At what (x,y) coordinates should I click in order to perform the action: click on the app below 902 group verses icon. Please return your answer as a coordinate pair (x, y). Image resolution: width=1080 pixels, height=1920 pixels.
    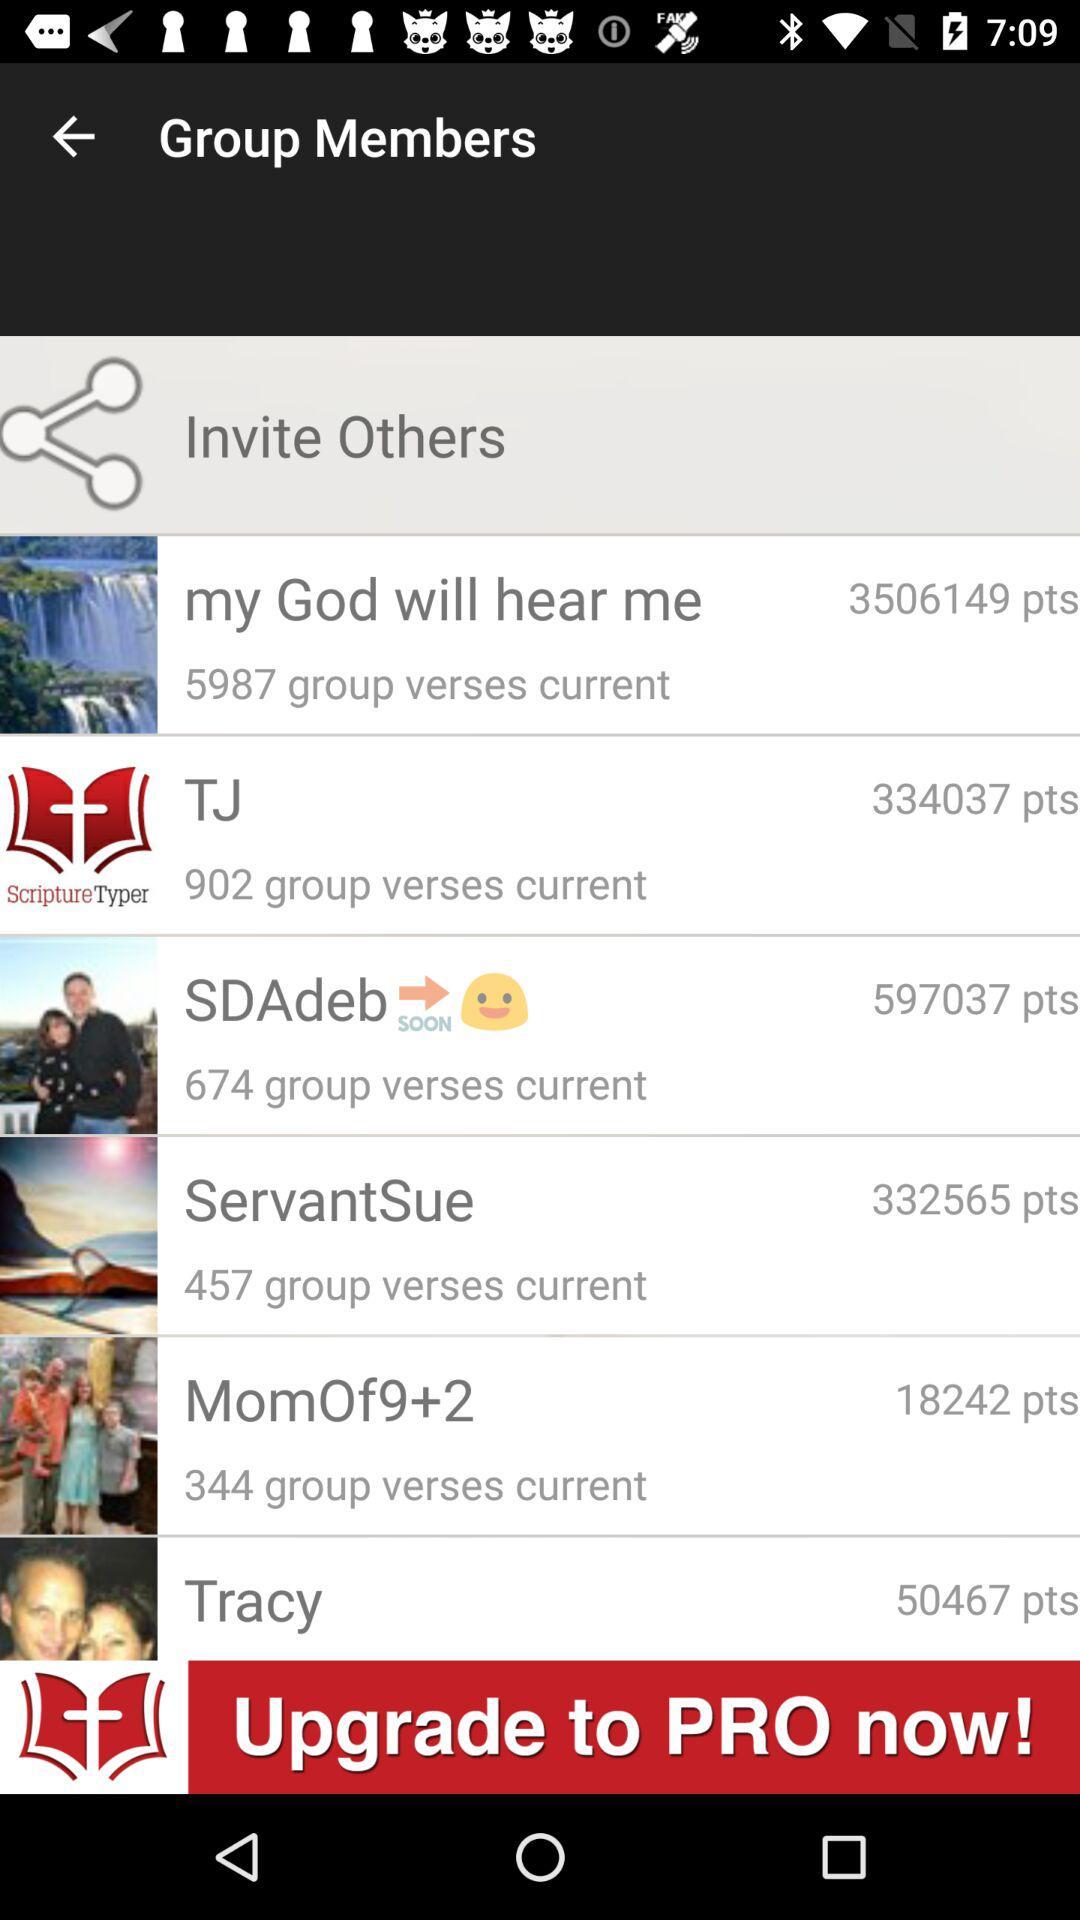
    Looking at the image, I should click on (526, 997).